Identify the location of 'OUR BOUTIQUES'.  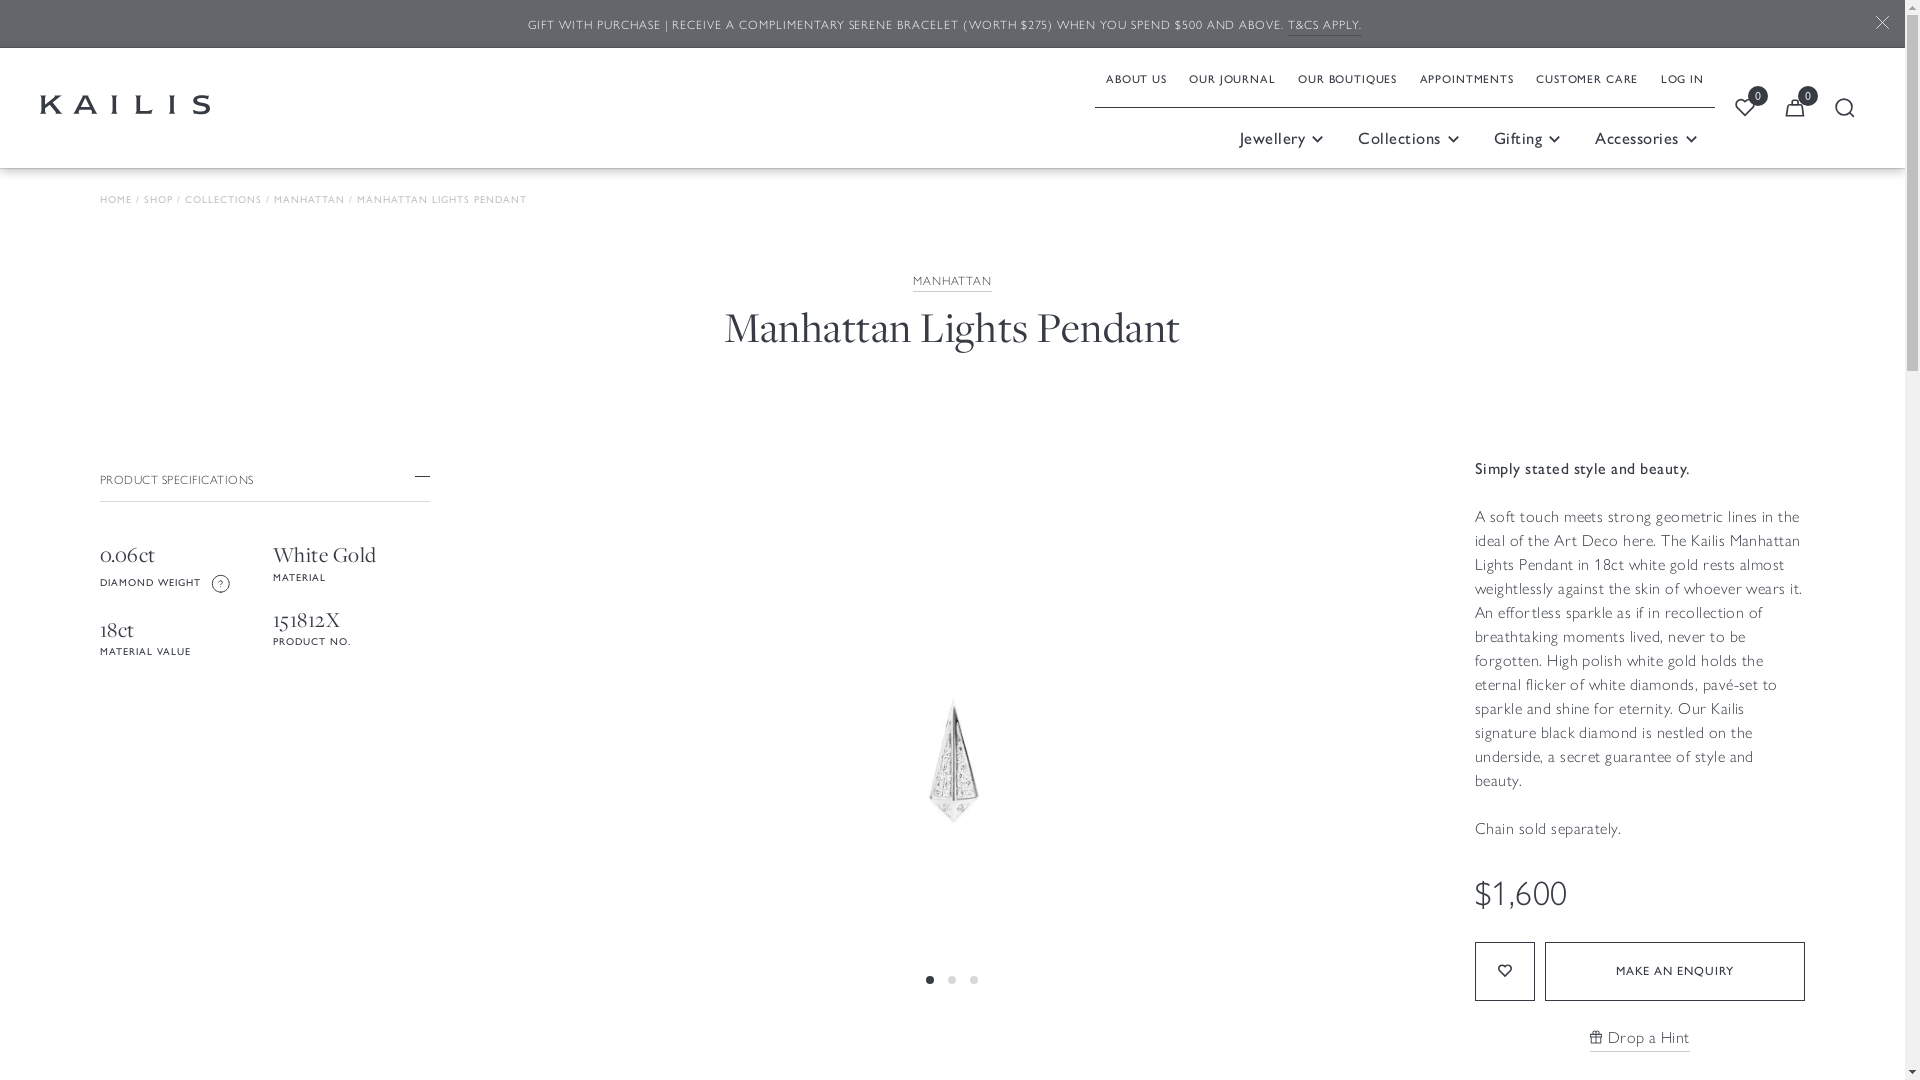
(1347, 76).